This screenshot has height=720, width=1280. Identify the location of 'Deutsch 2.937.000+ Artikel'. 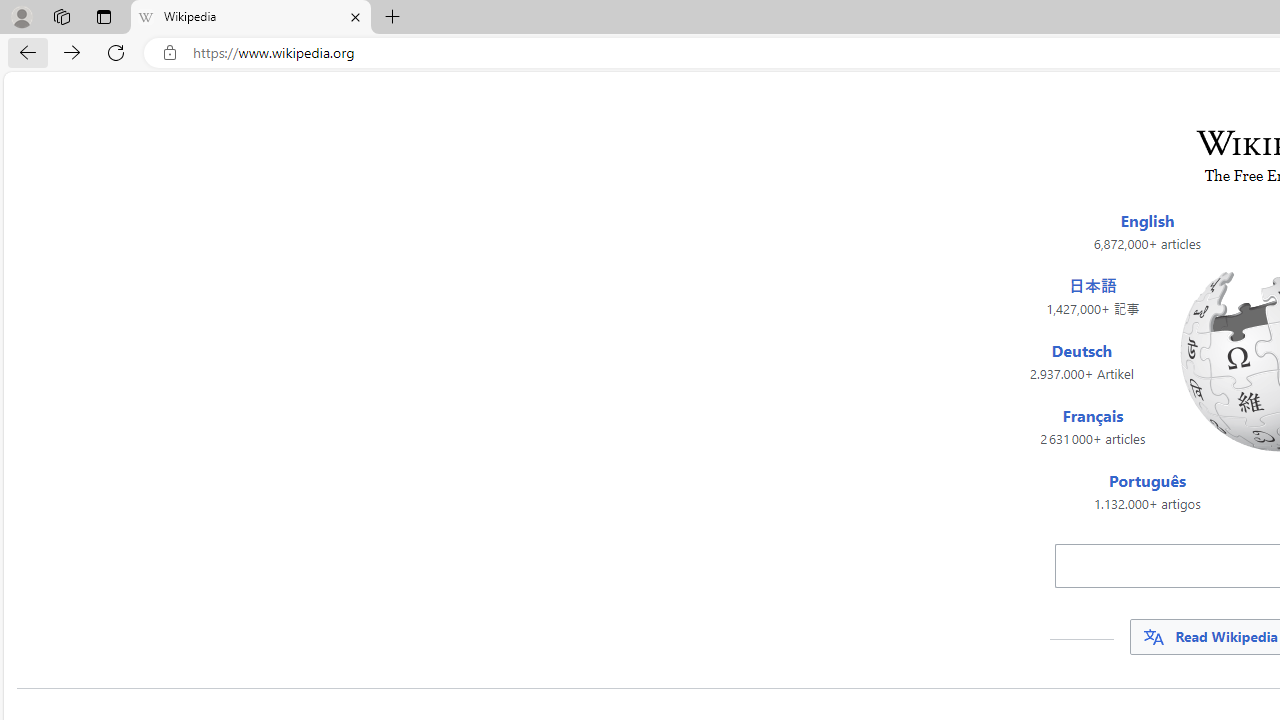
(1080, 362).